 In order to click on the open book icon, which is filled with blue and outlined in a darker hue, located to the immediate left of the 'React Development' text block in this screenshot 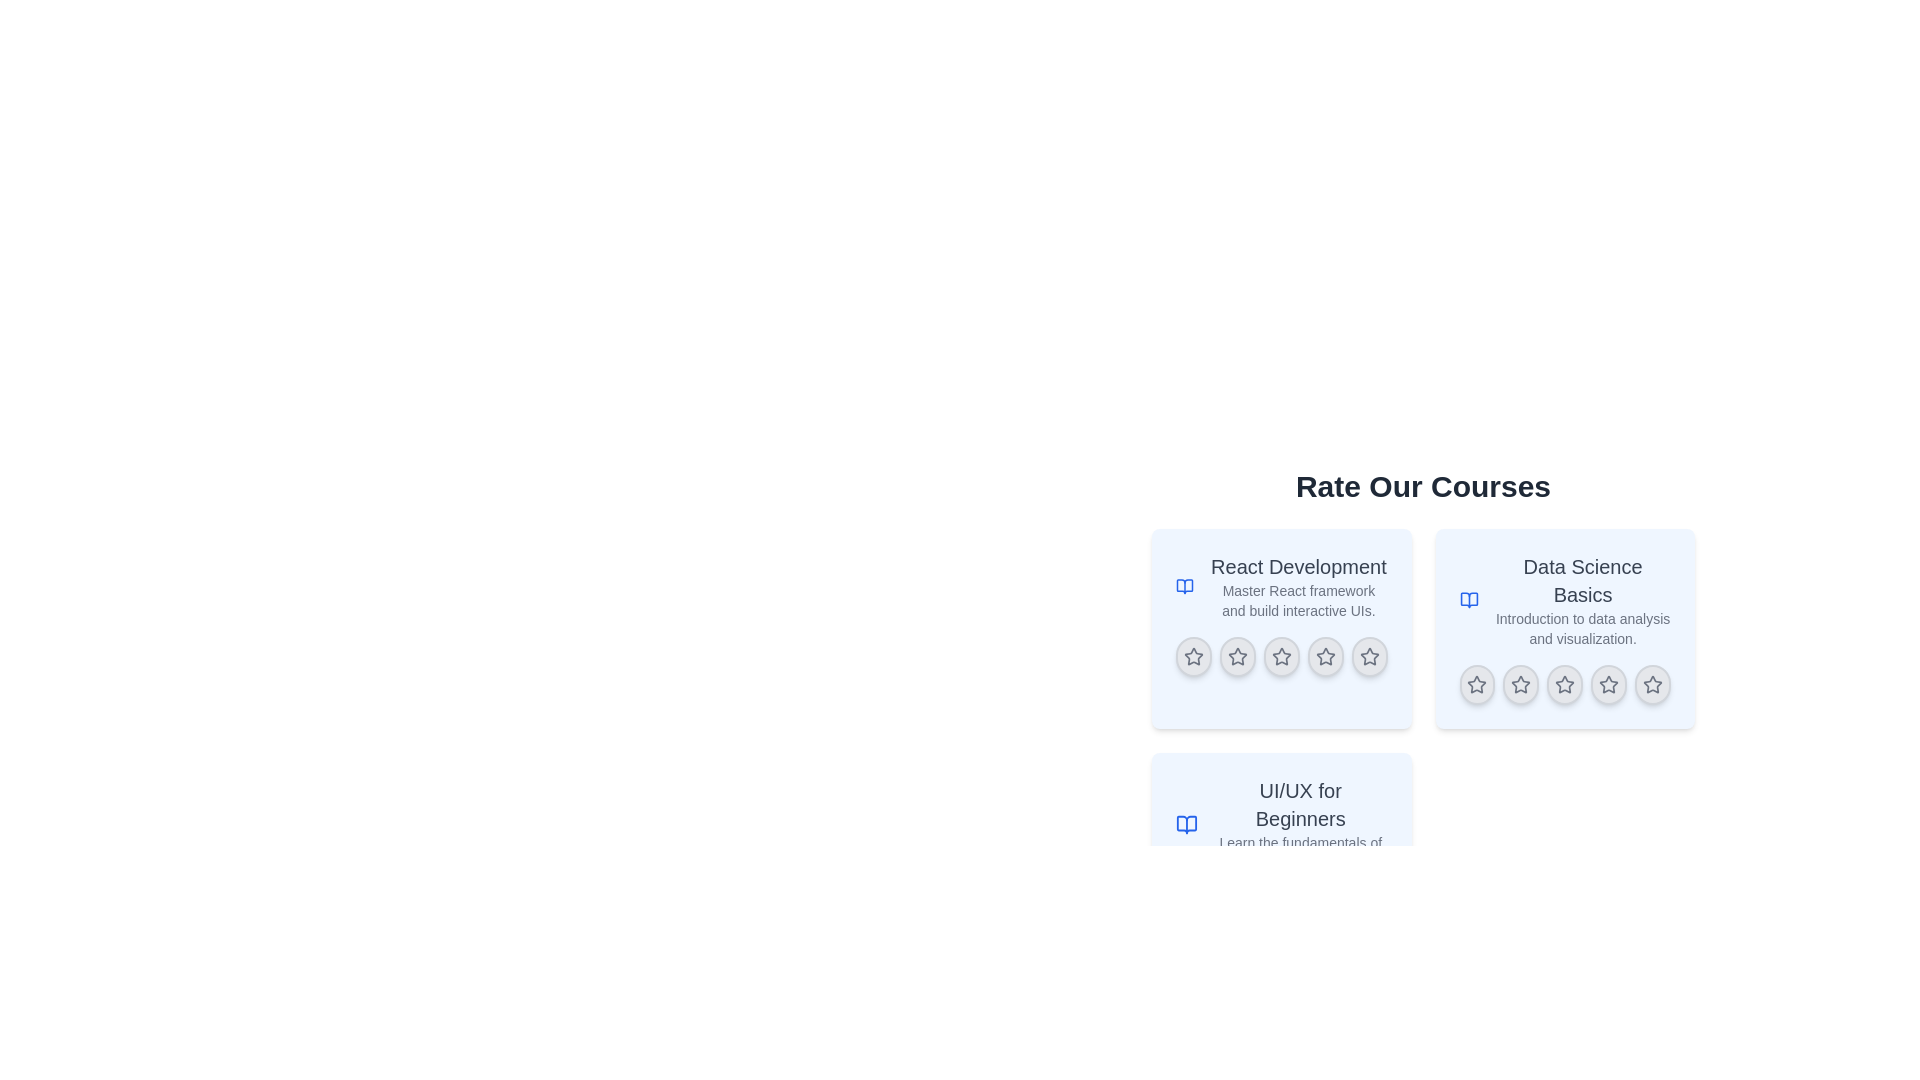, I will do `click(1185, 585)`.